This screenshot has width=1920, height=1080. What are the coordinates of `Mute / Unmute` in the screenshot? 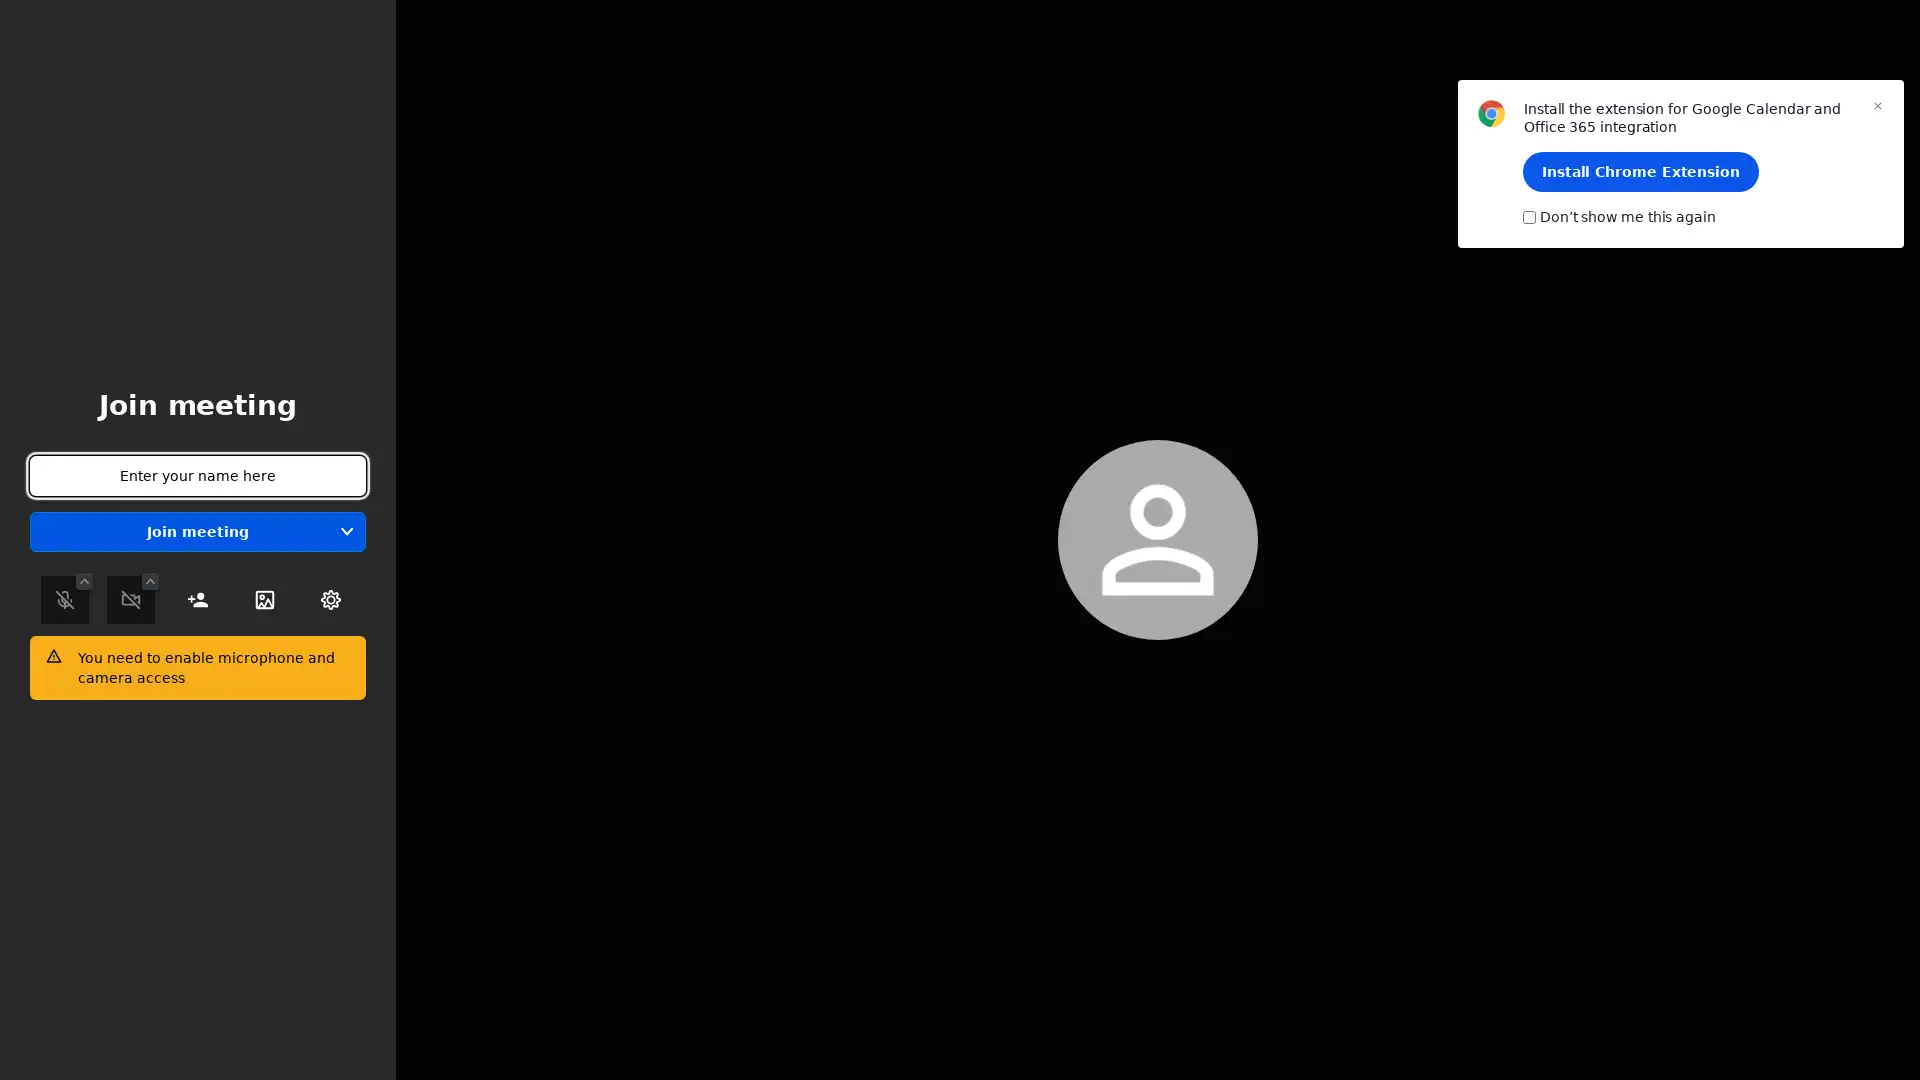 It's located at (63, 599).